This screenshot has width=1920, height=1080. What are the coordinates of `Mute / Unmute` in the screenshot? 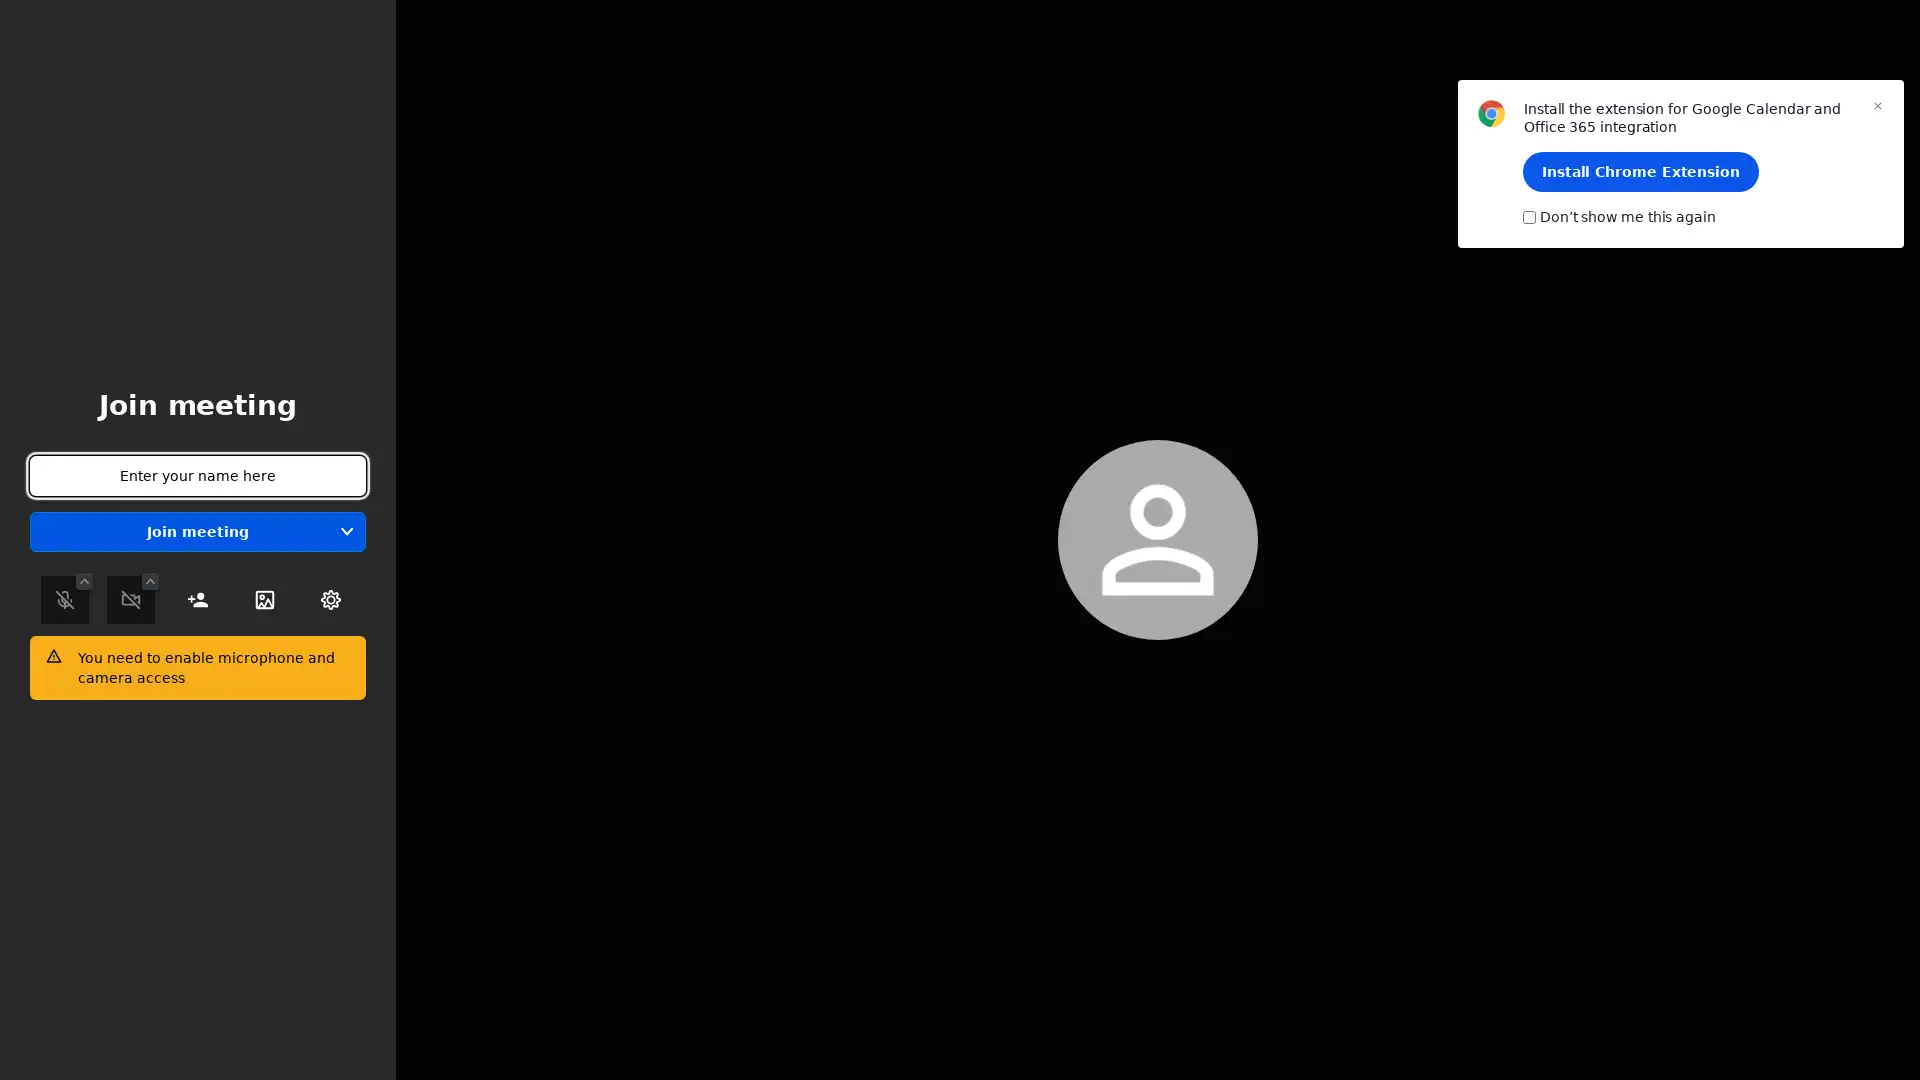 It's located at (63, 599).